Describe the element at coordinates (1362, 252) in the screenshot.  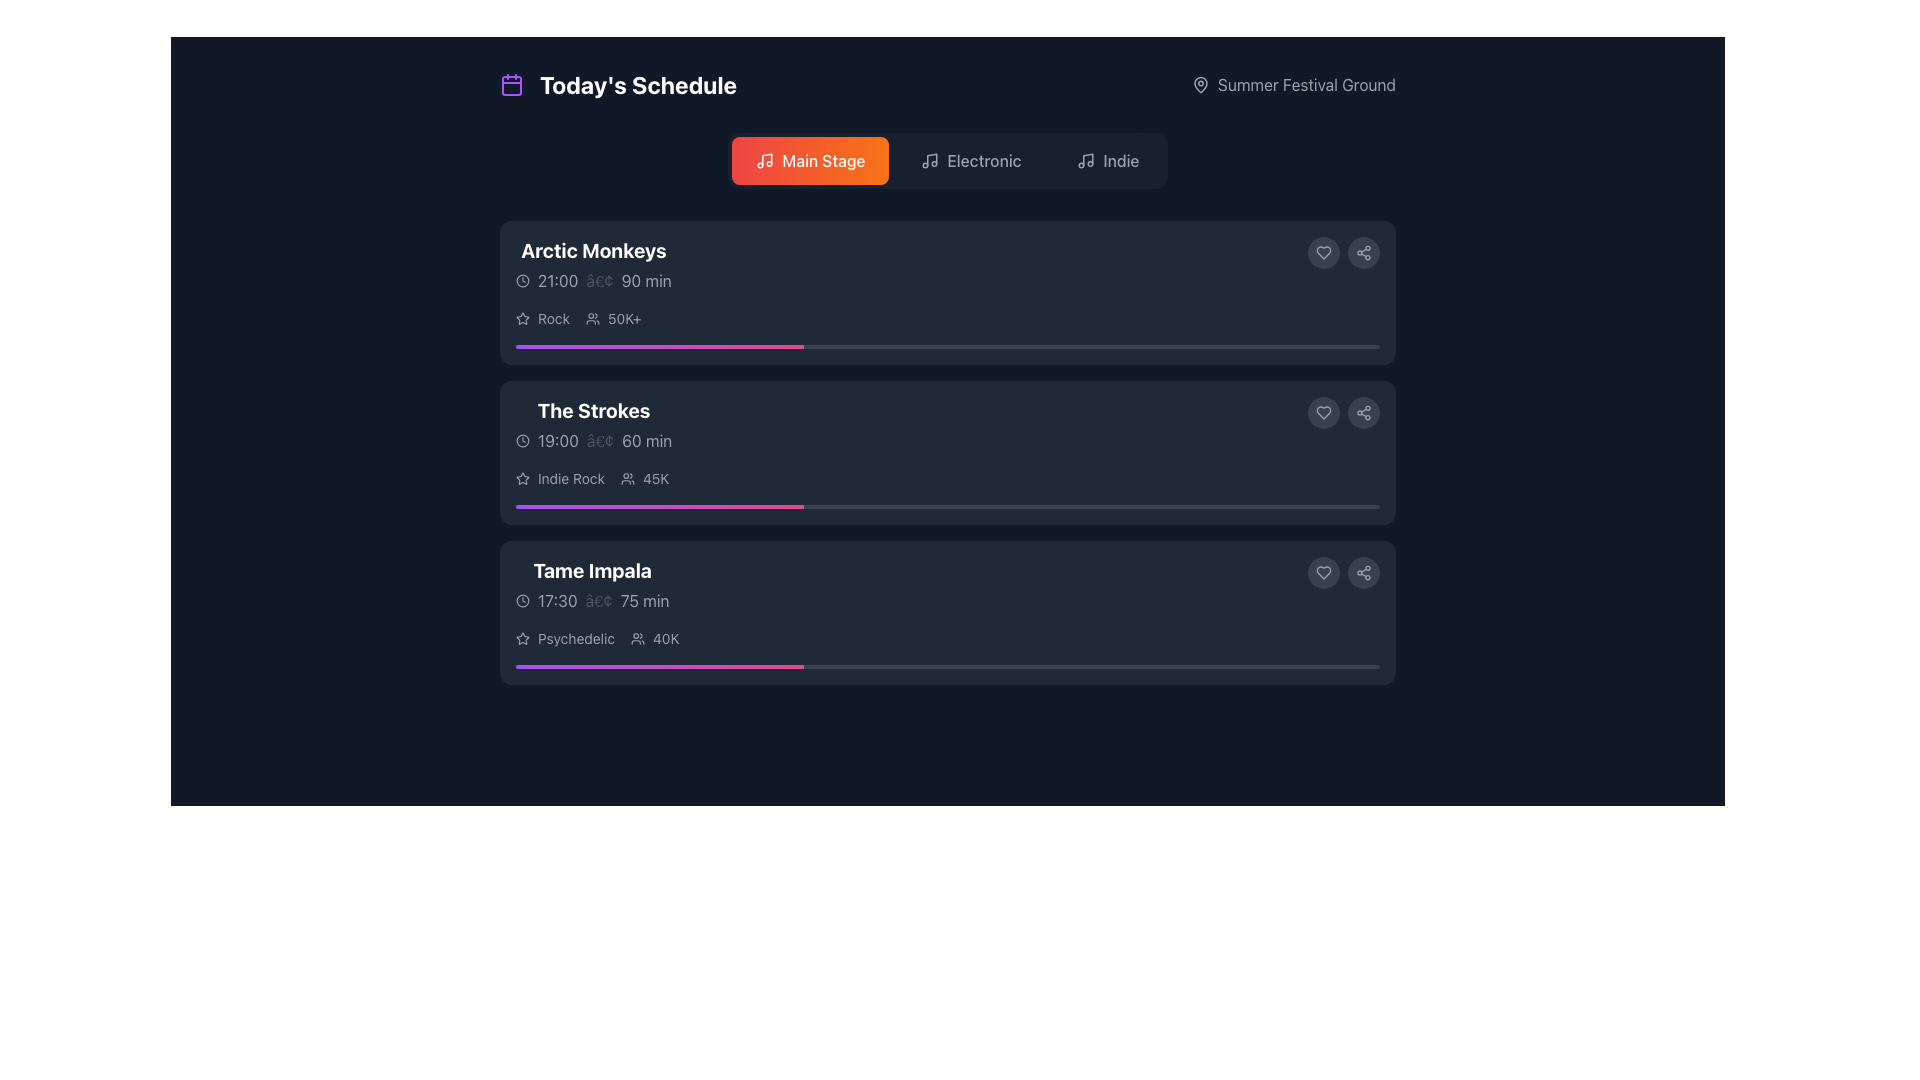
I see `the small circular icon button resembling a share or network symbol located in the top-right corner of the Arctic Monkeys event card to share the content` at that location.